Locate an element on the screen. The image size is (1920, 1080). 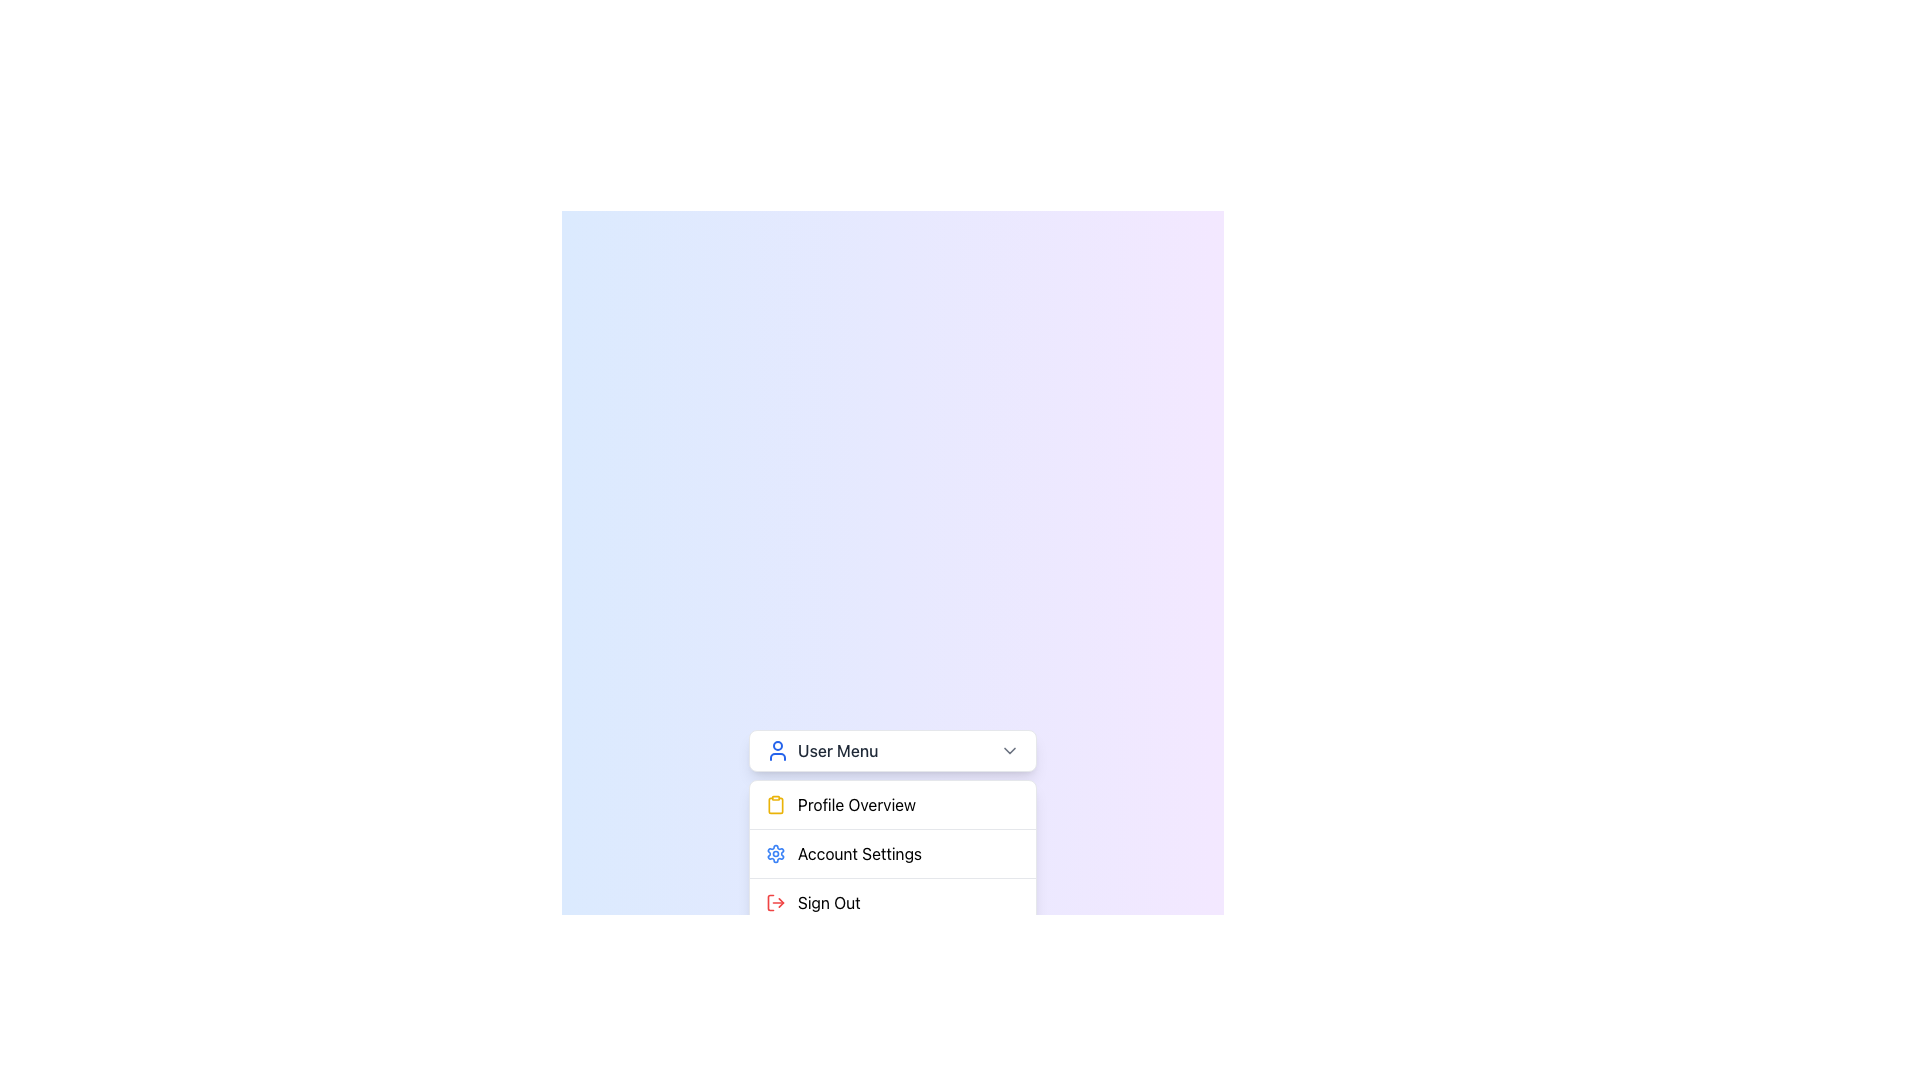
the sign out button located in the dropdown menu beneath the 'Account Settings' option to log out of the user's account is located at coordinates (891, 902).